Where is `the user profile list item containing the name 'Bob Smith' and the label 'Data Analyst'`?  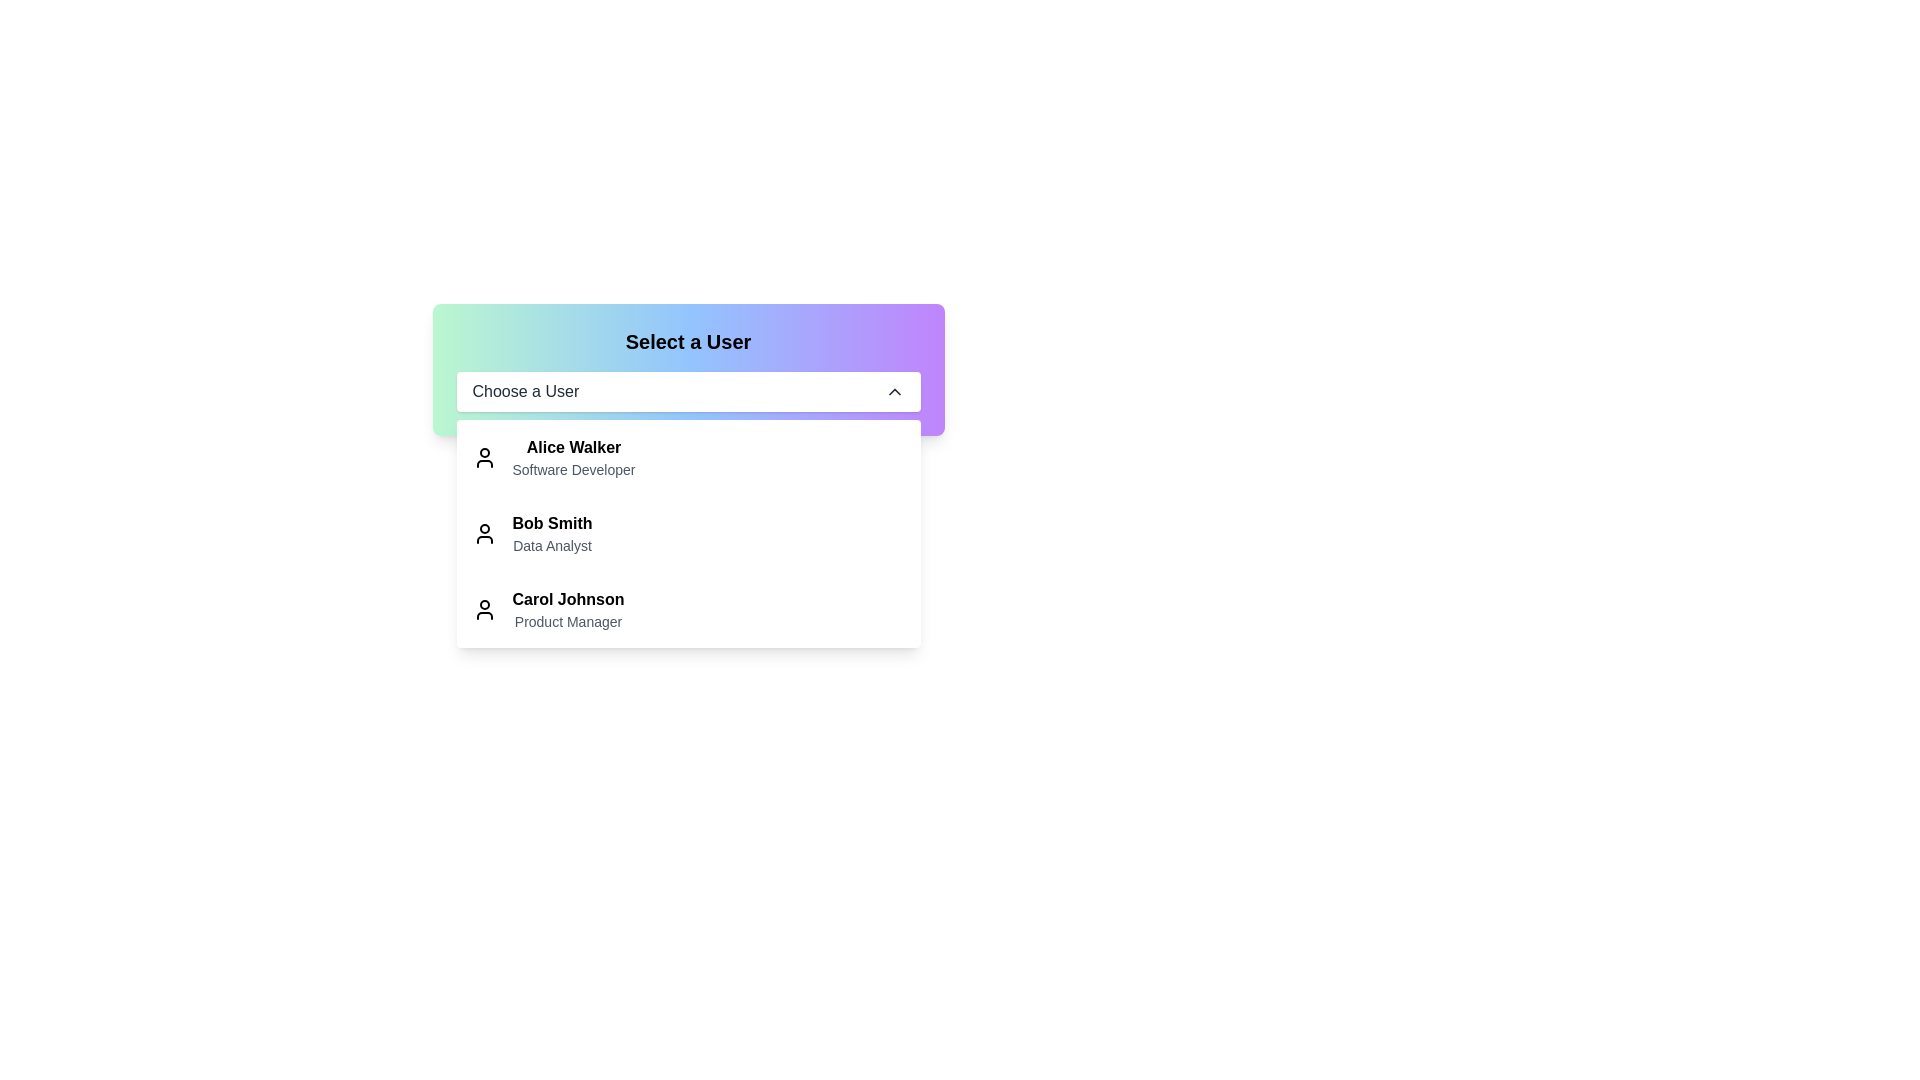 the user profile list item containing the name 'Bob Smith' and the label 'Data Analyst' is located at coordinates (552, 532).